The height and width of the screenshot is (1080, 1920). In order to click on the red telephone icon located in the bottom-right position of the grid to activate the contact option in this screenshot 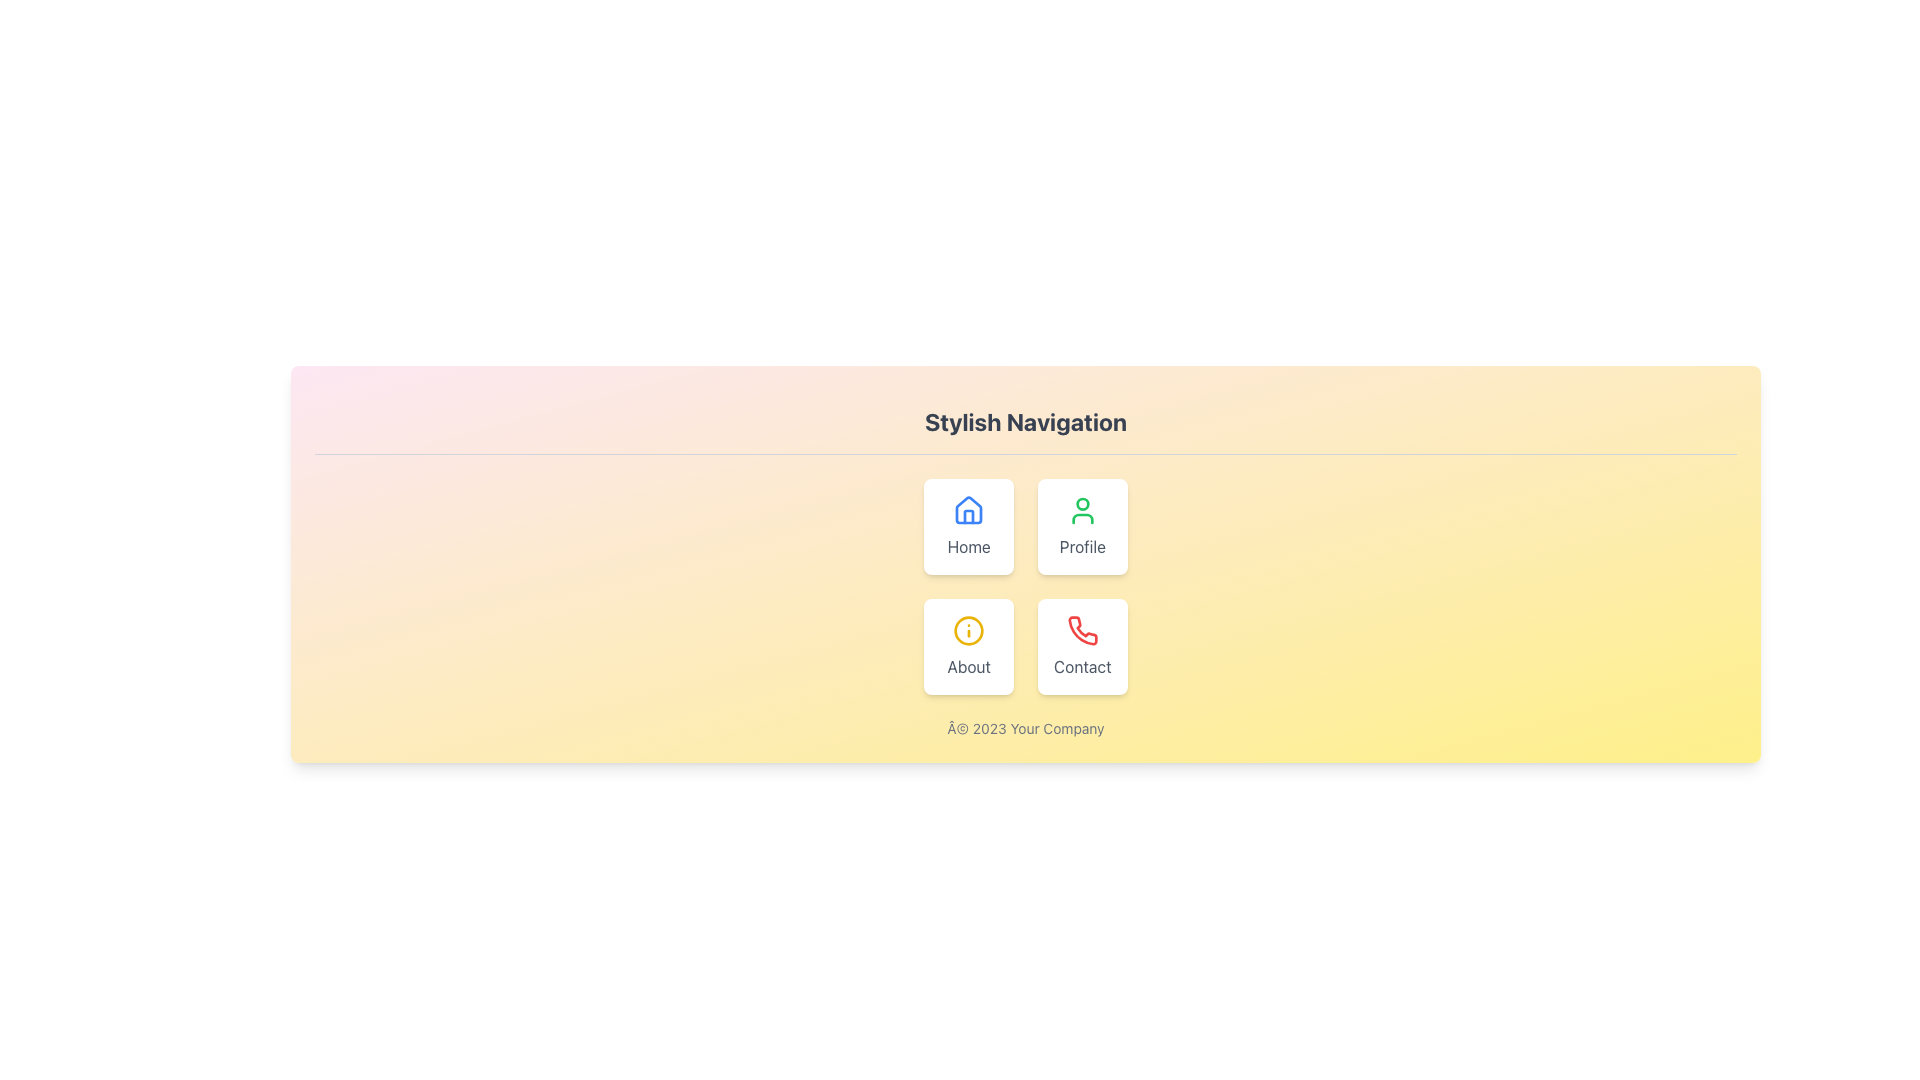, I will do `click(1081, 630)`.